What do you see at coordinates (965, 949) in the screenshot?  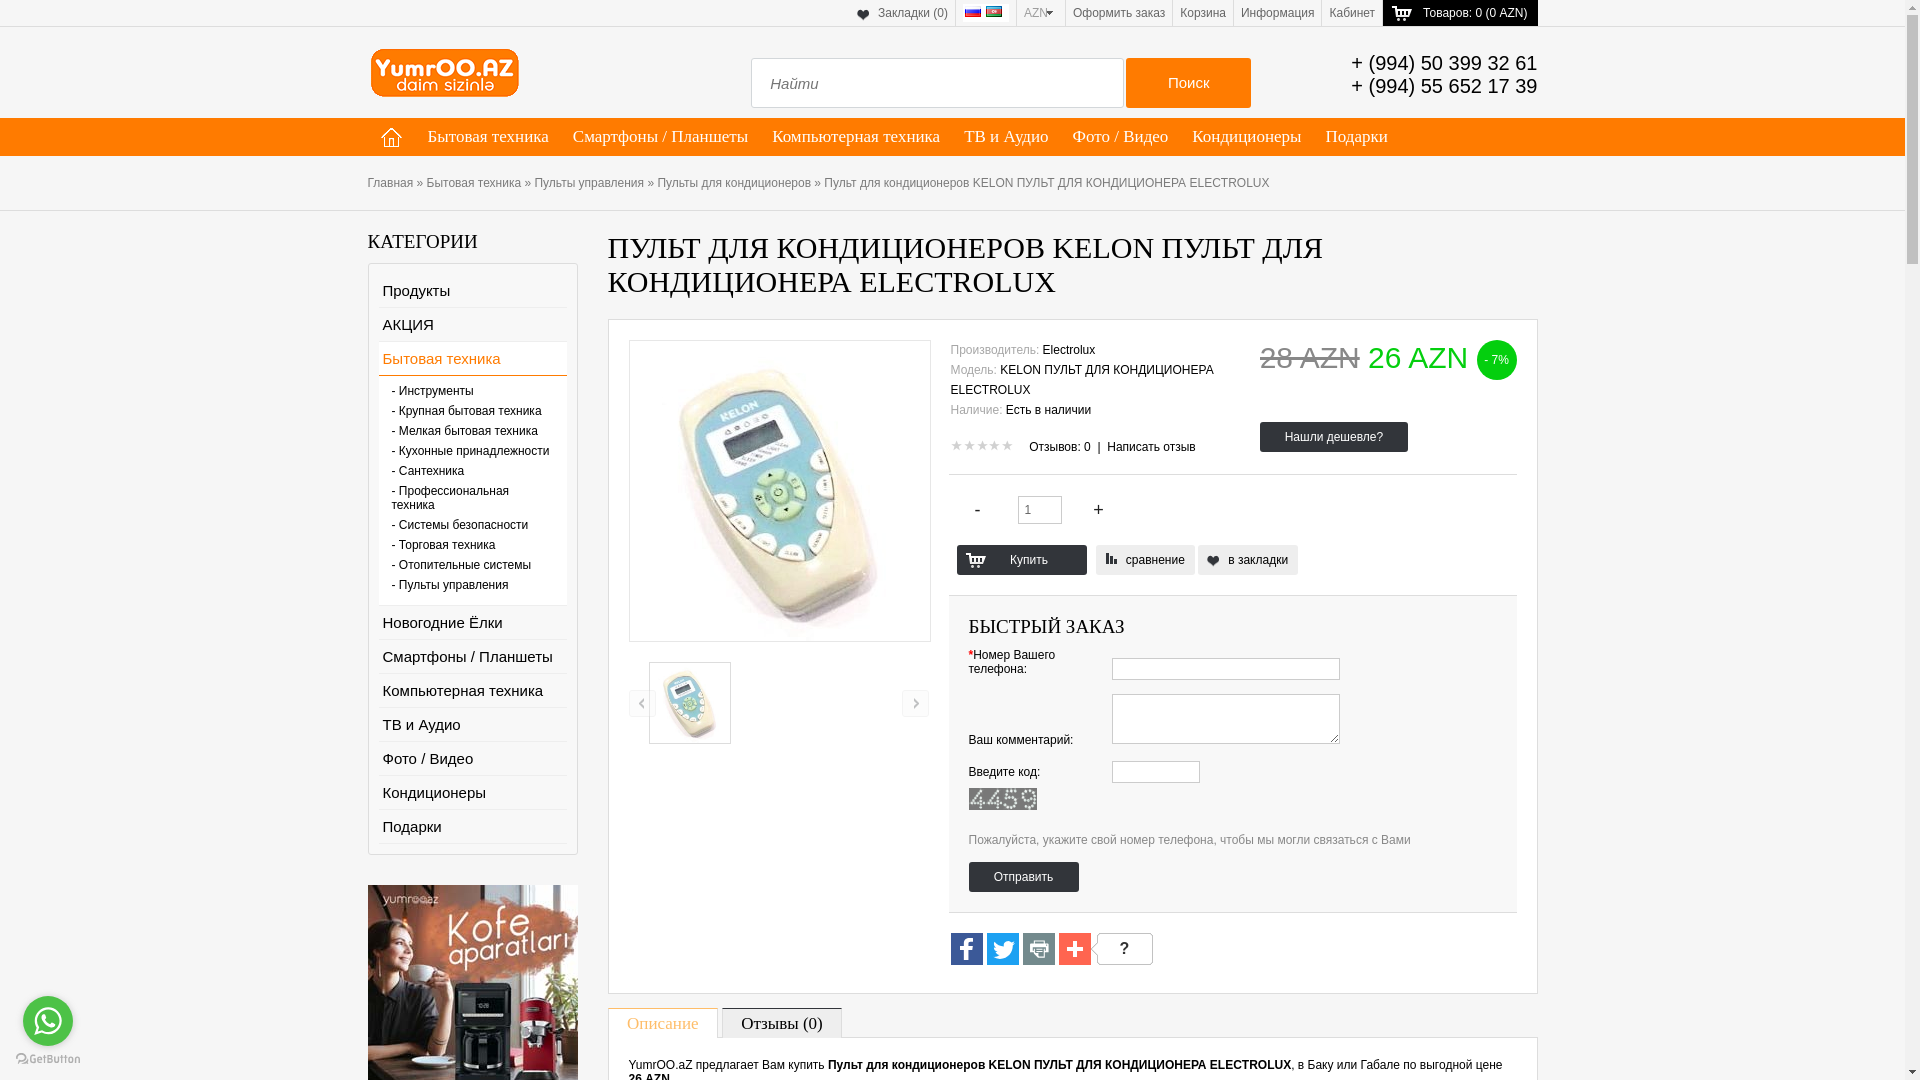 I see `'Facebook'` at bounding box center [965, 949].